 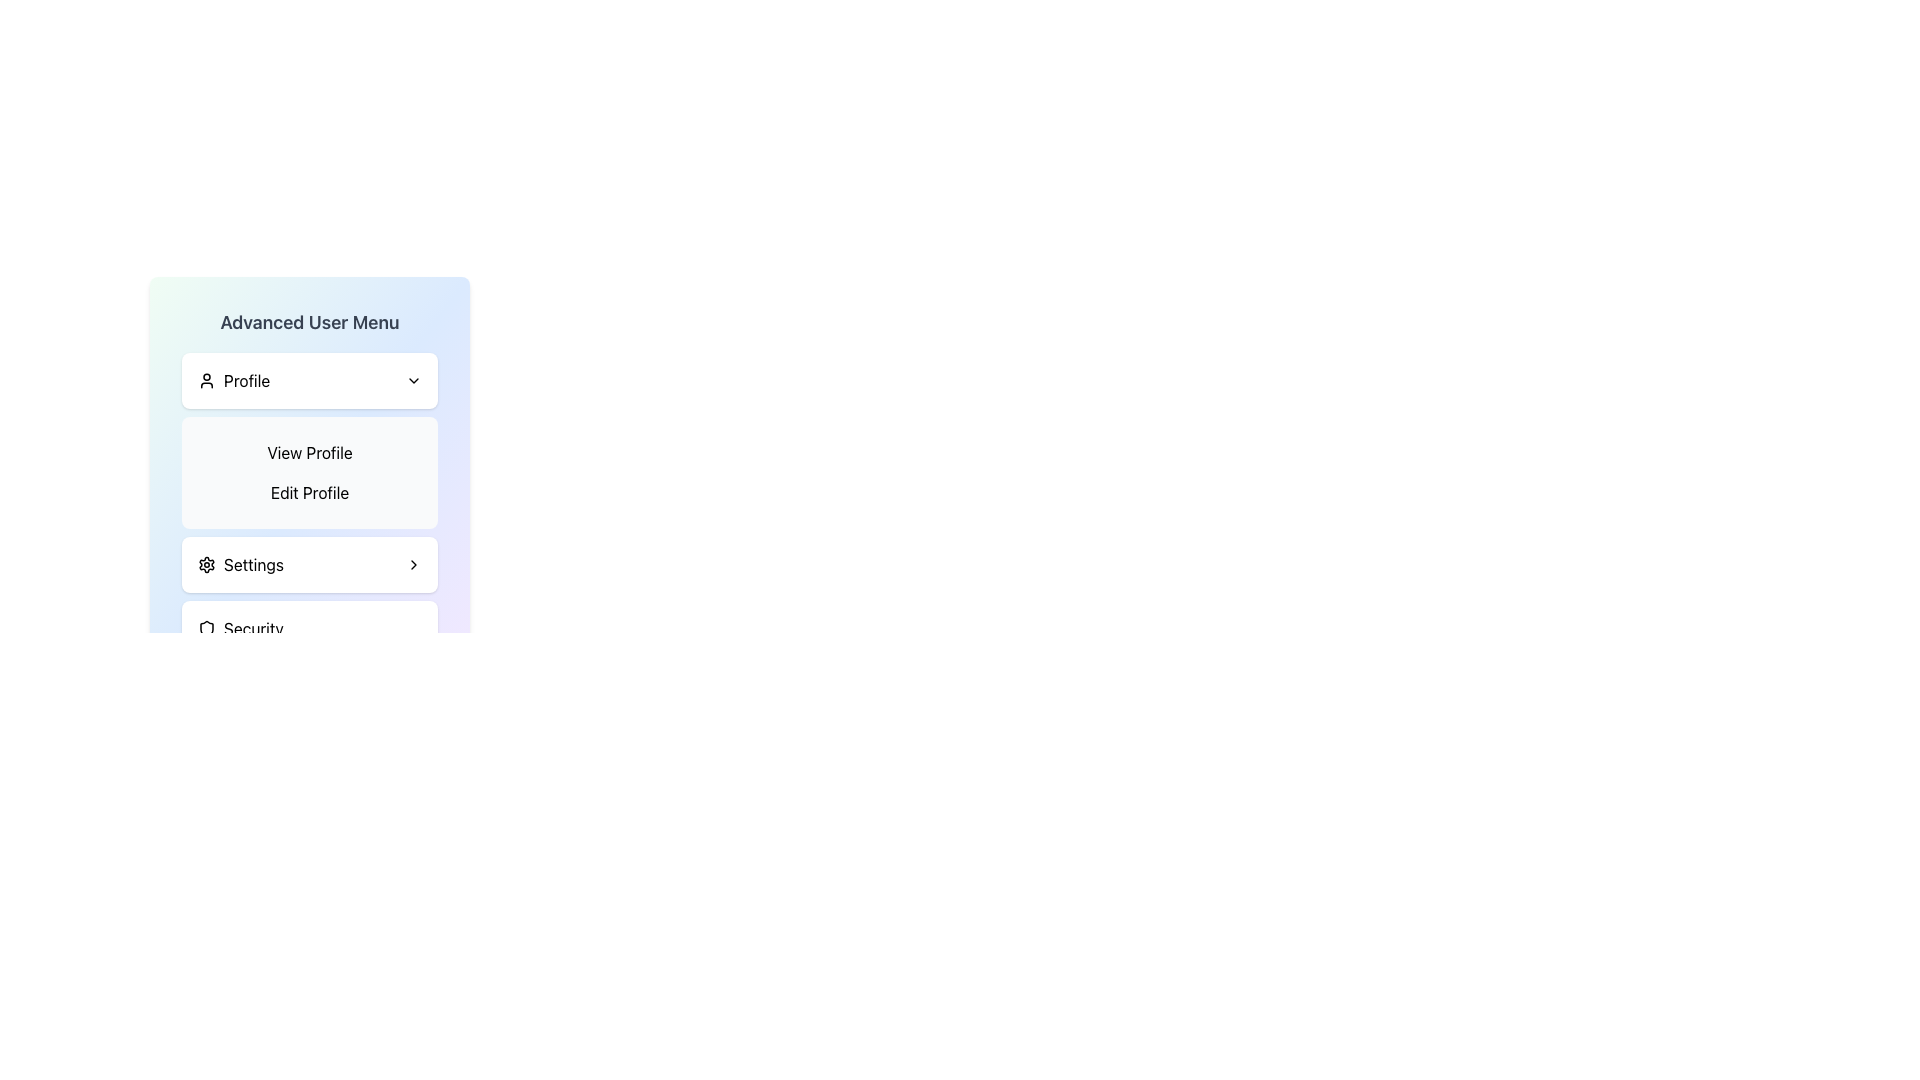 What do you see at coordinates (309, 627) in the screenshot?
I see `the 'Security' menu item, which is the fourth option in a vertical list` at bounding box center [309, 627].